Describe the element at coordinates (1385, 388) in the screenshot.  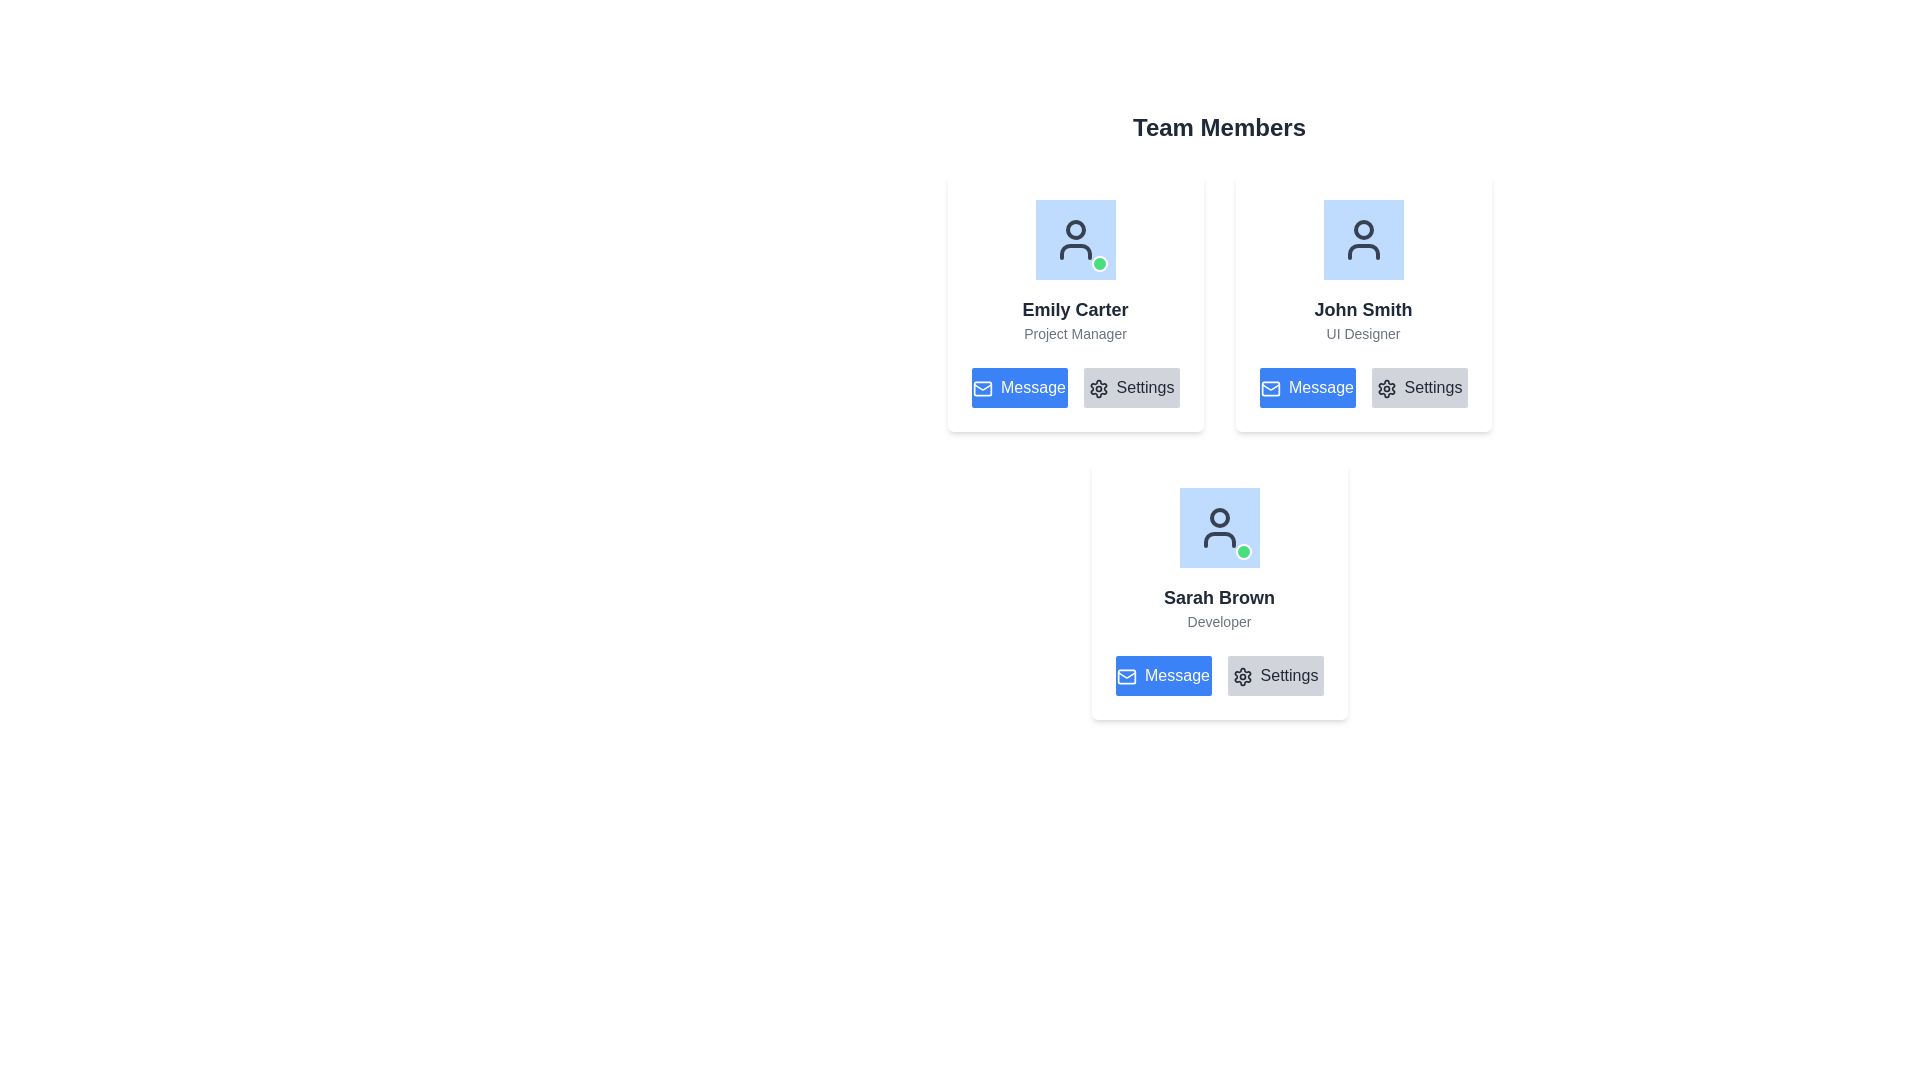
I see `the cogwheel icon within the 'Settings' button located beneath the profile card titled 'John Smith - UI Designer'` at that location.